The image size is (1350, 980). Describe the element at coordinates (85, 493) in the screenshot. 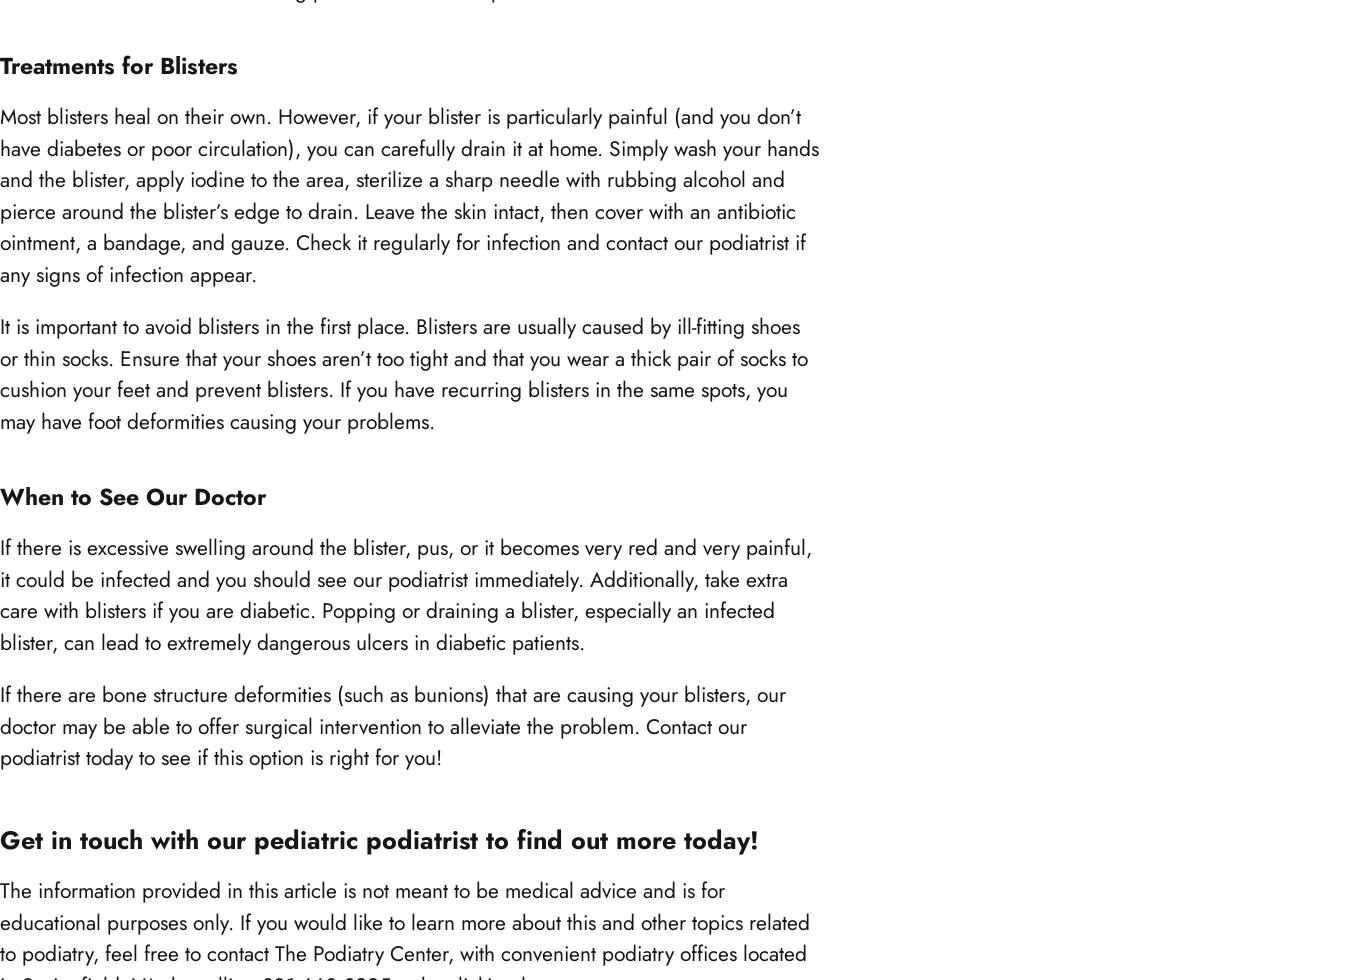

I see `'Privacy Policy'` at that location.